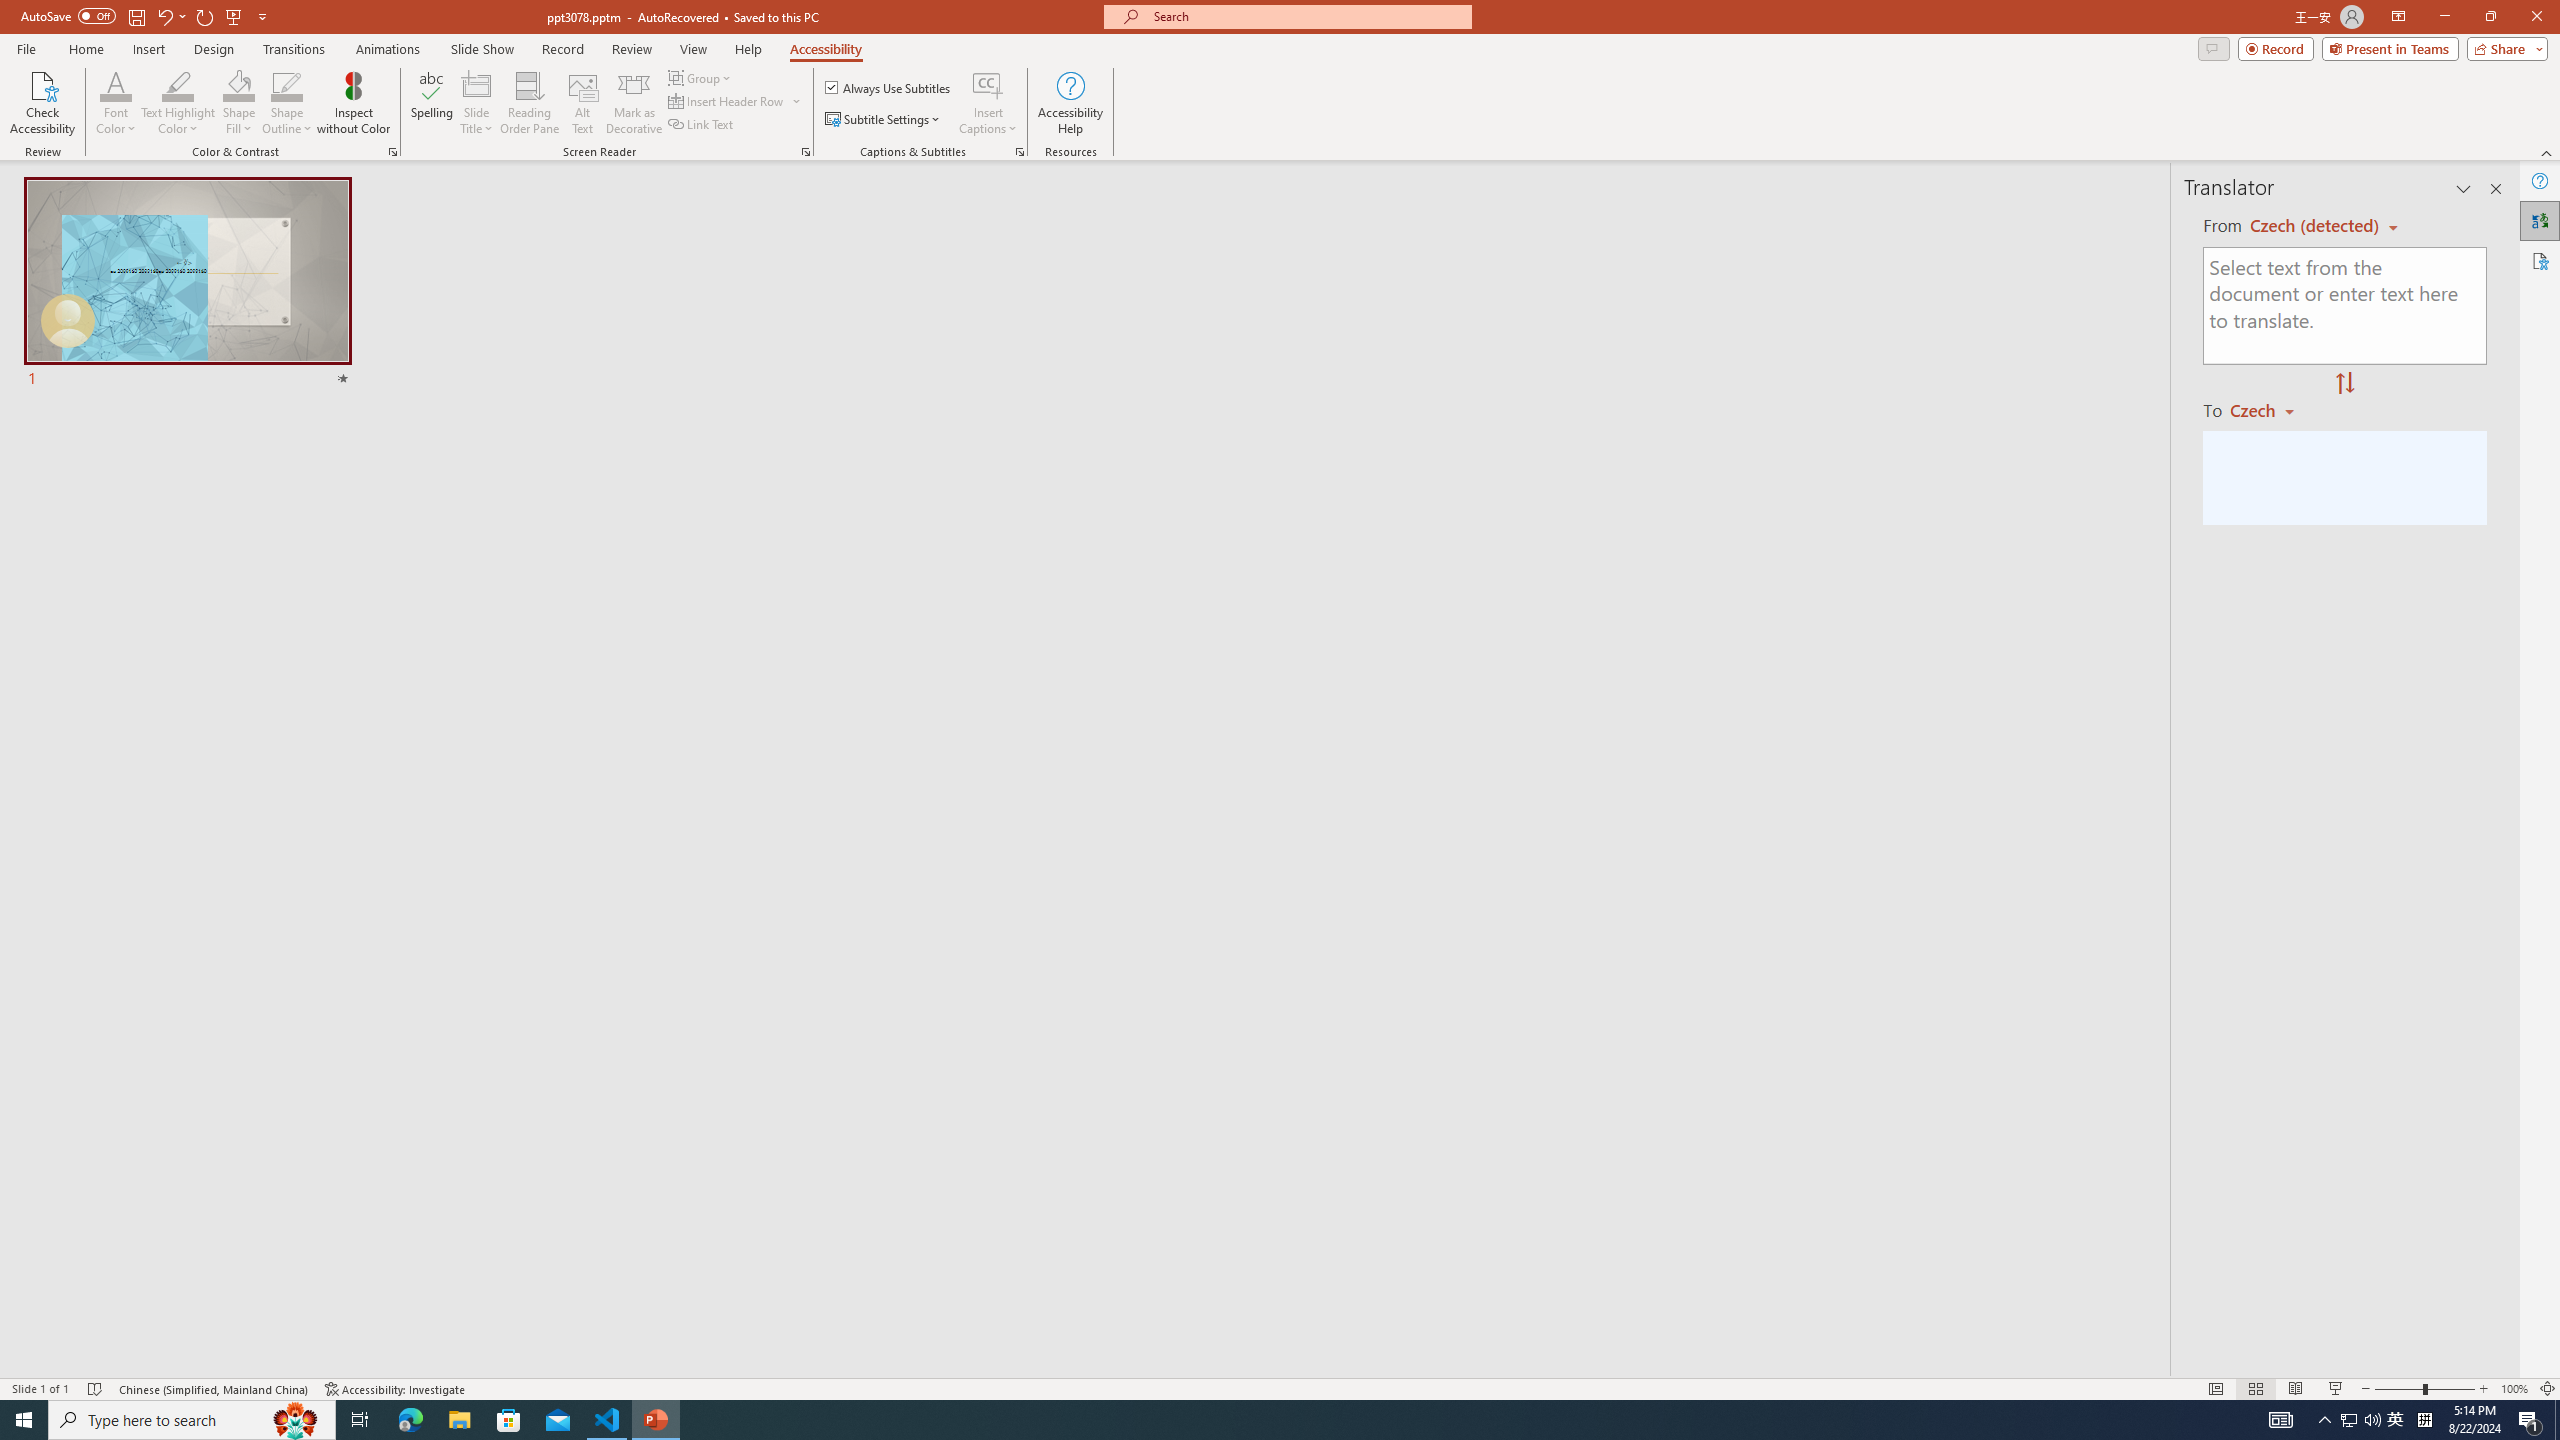 This screenshot has width=2560, height=1440. Describe the element at coordinates (888, 87) in the screenshot. I see `'Always Use Subtitles'` at that location.